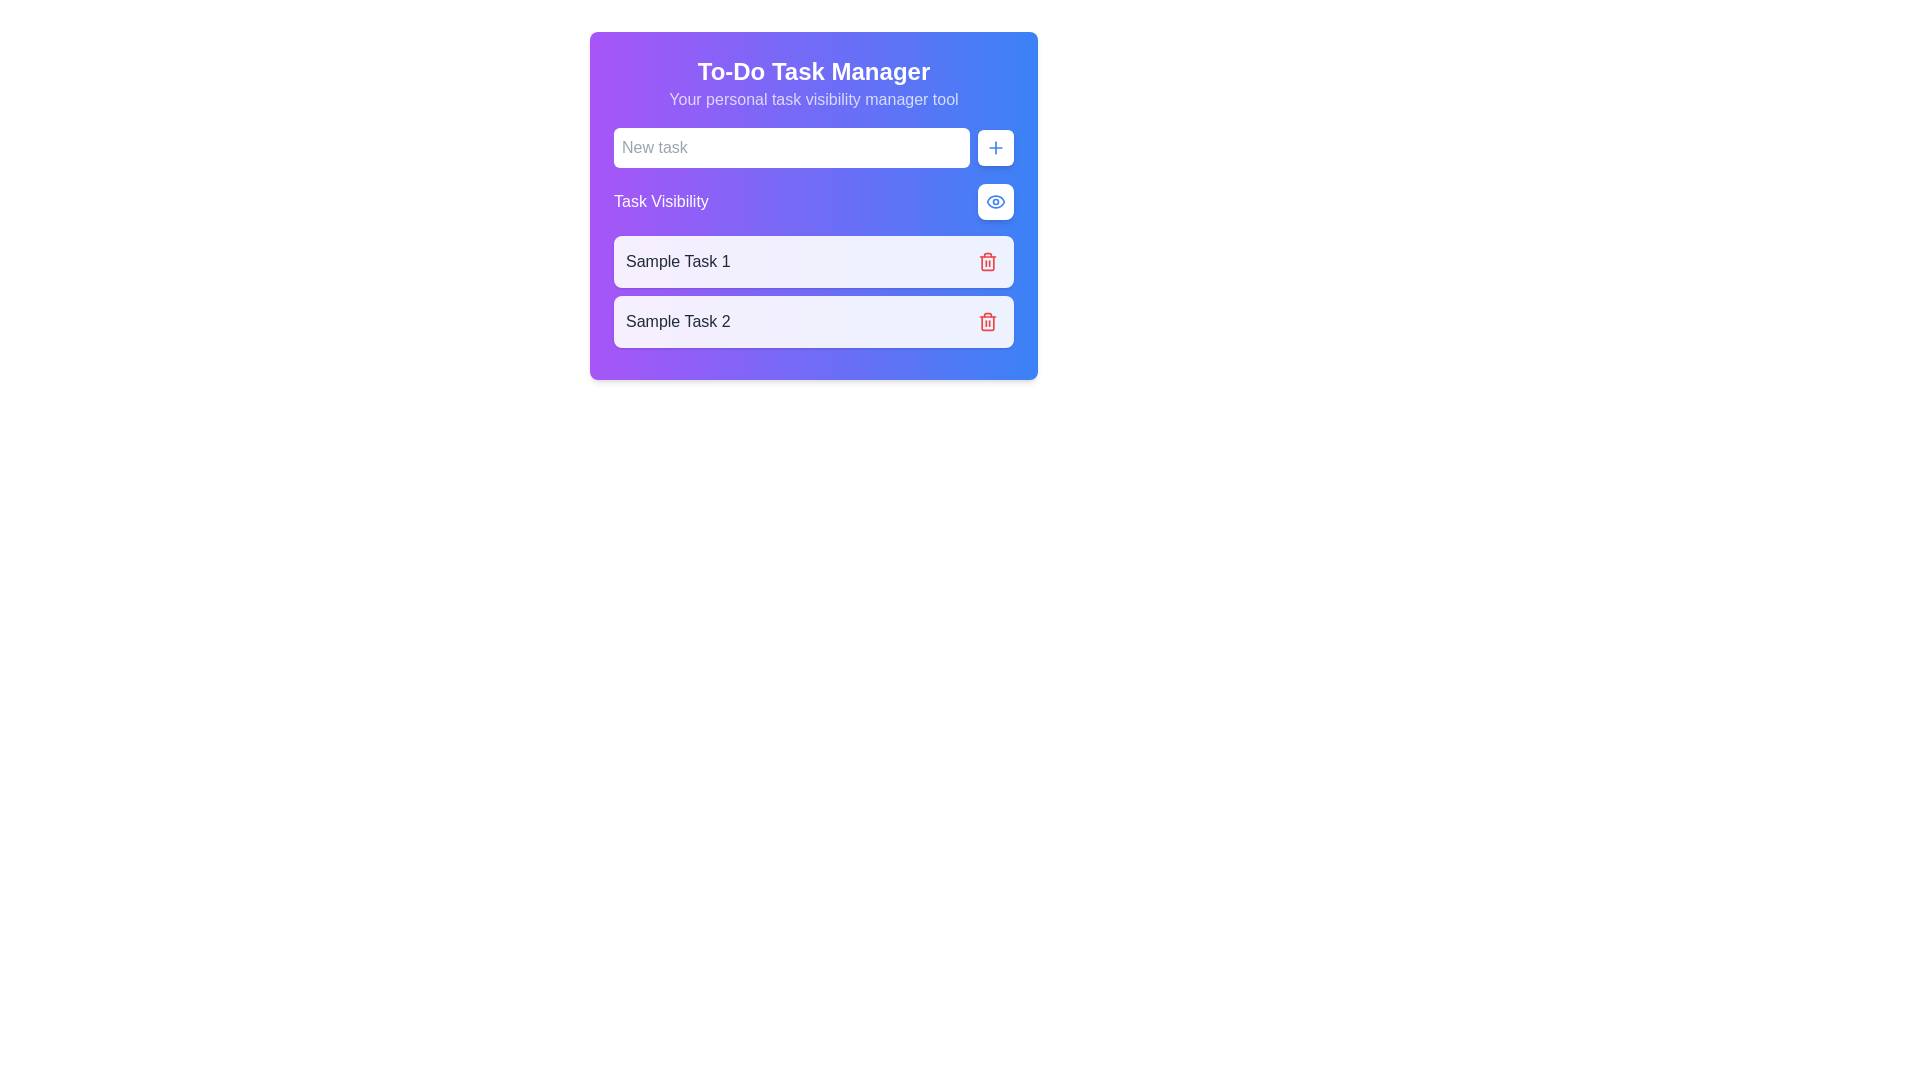  I want to click on the red trashcan-shaped icon button located to the far right of the entry labeled 'Sample Task 1', so click(988, 261).